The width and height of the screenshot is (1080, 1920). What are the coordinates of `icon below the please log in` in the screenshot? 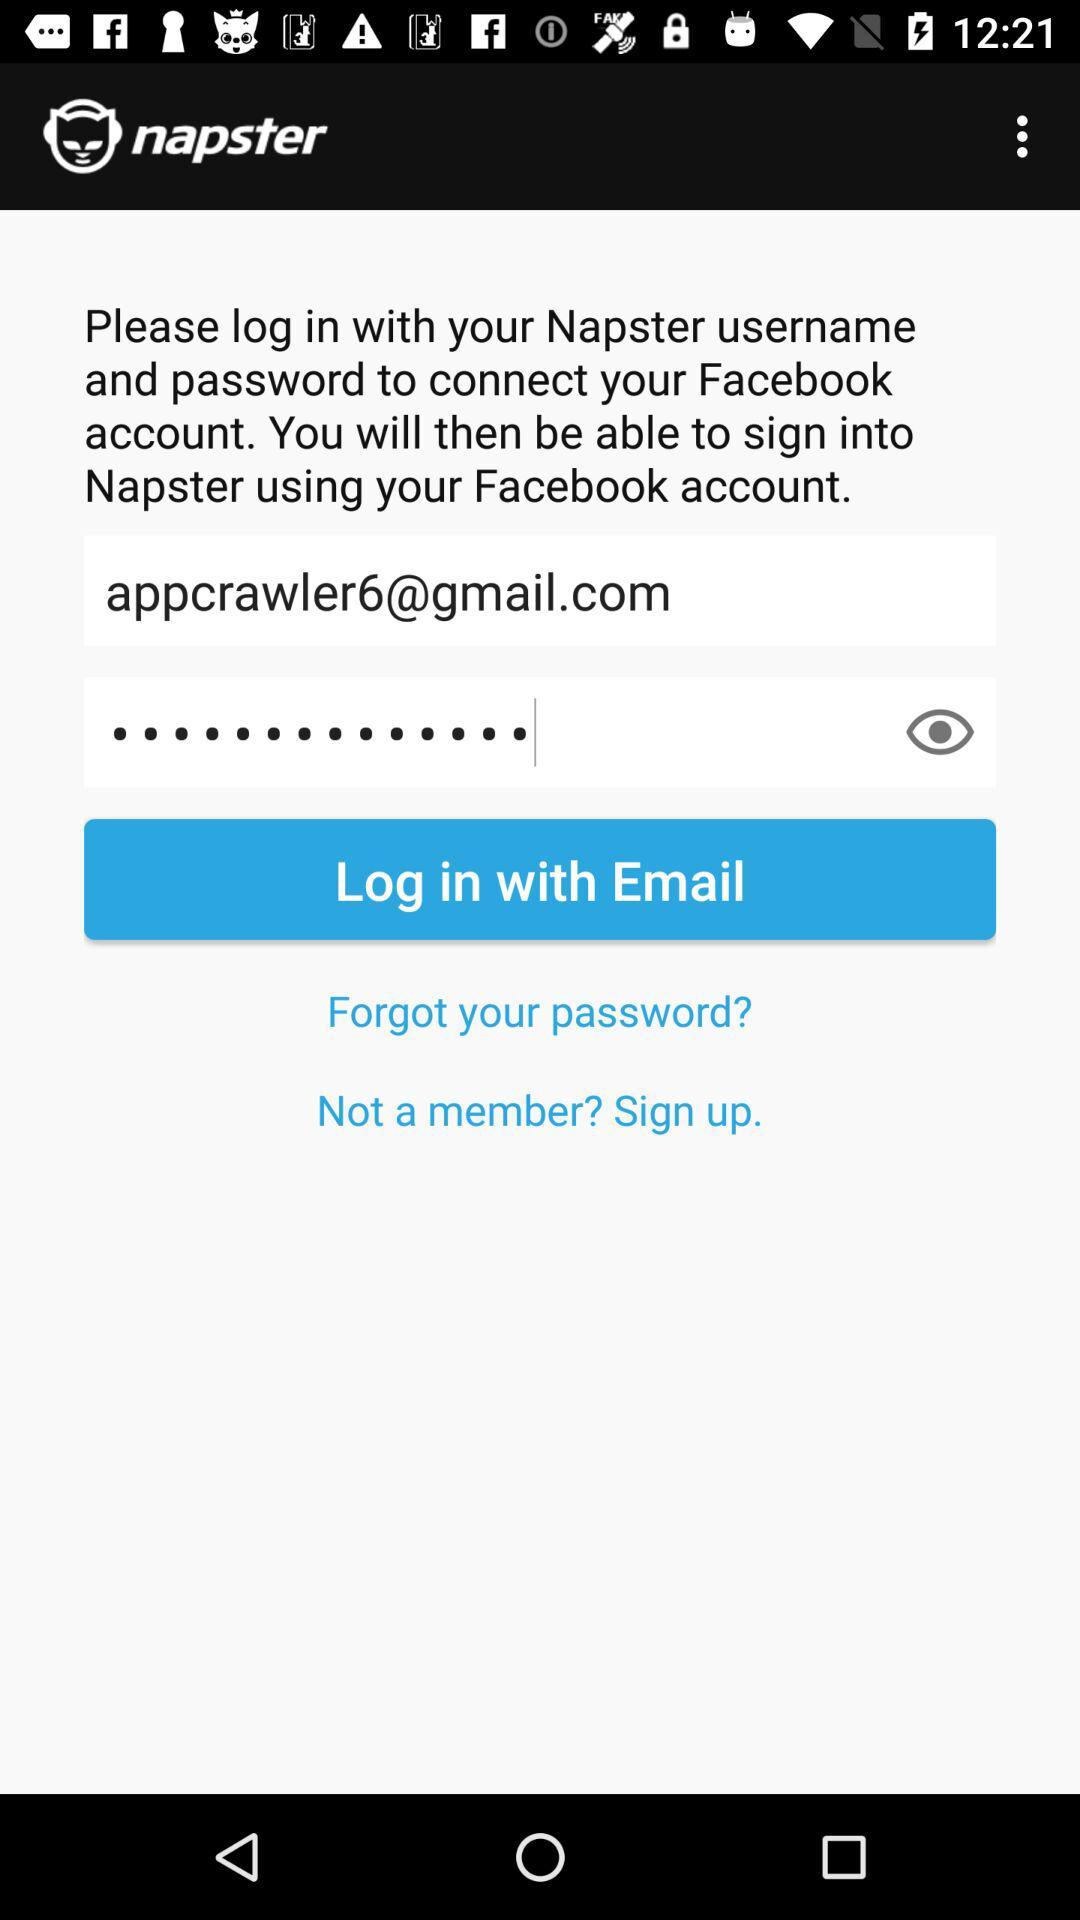 It's located at (540, 589).